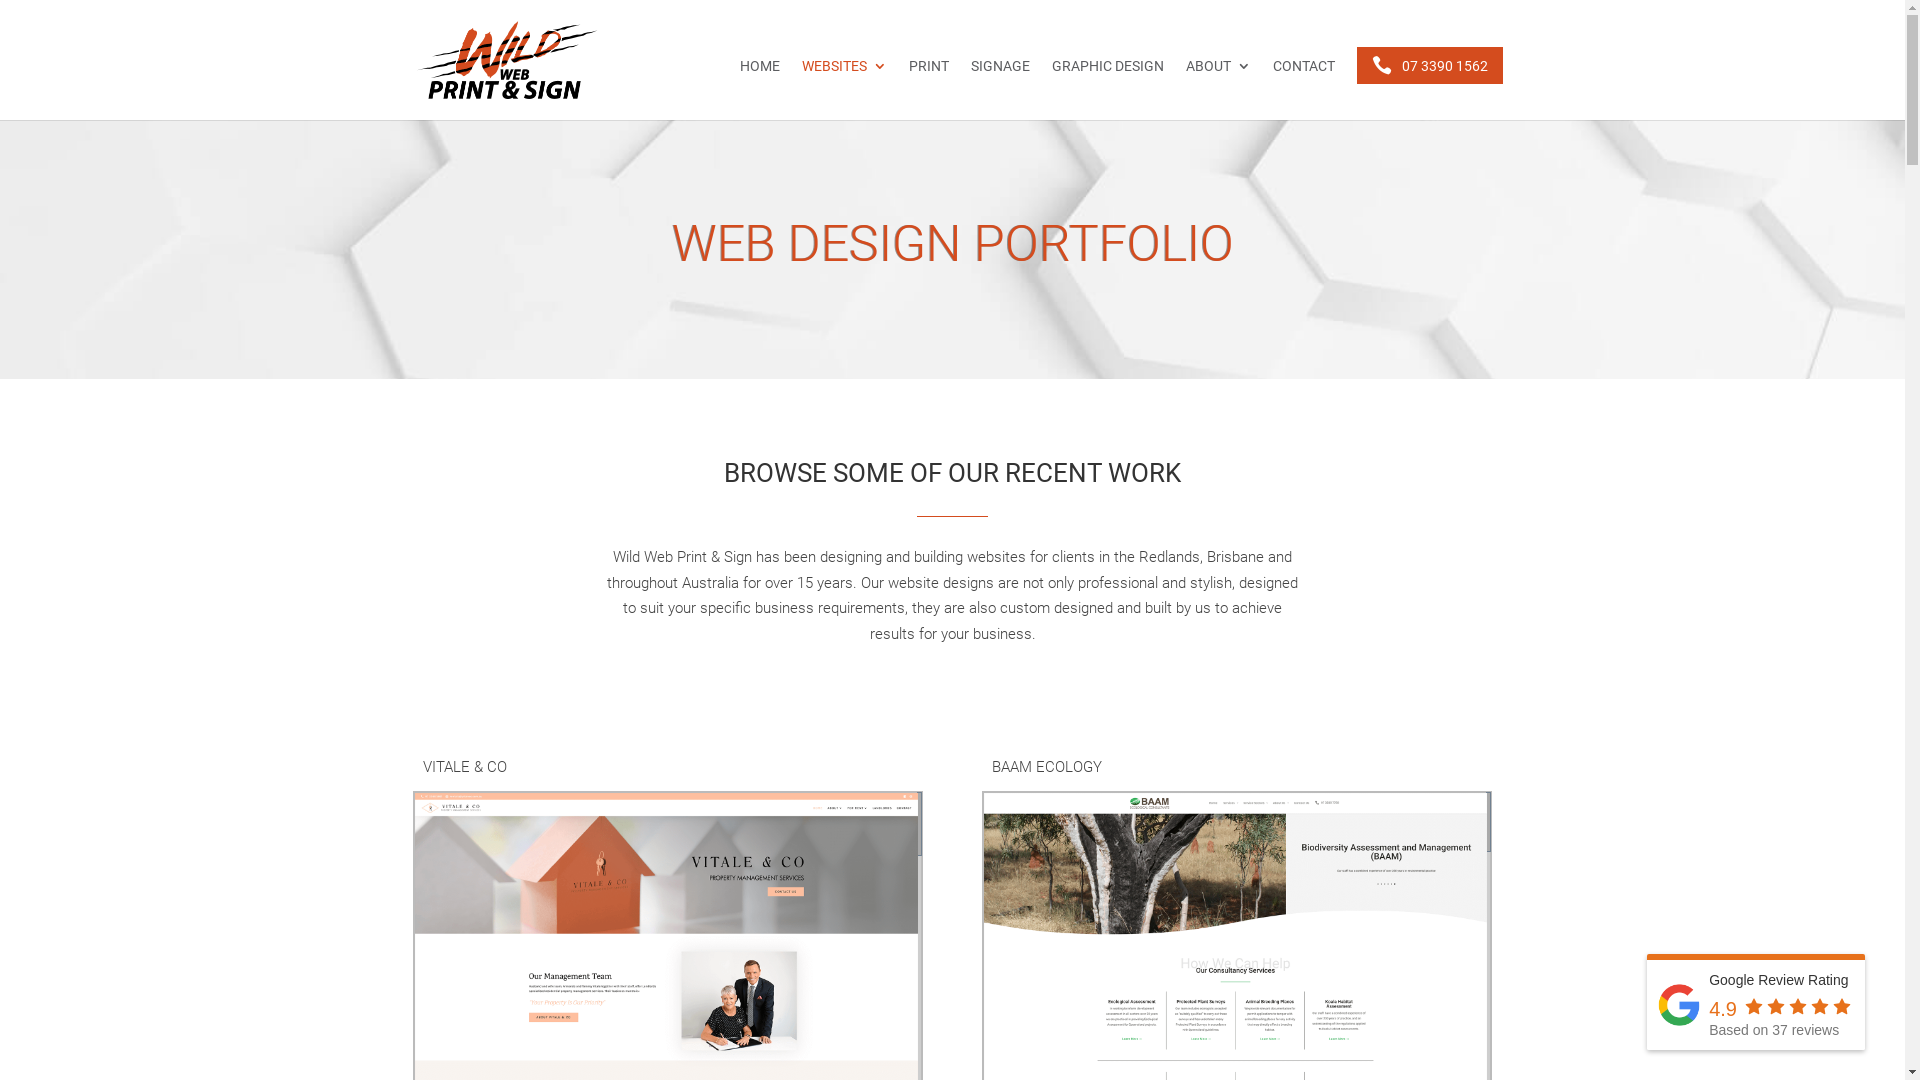  I want to click on 'PRINT', so click(926, 88).